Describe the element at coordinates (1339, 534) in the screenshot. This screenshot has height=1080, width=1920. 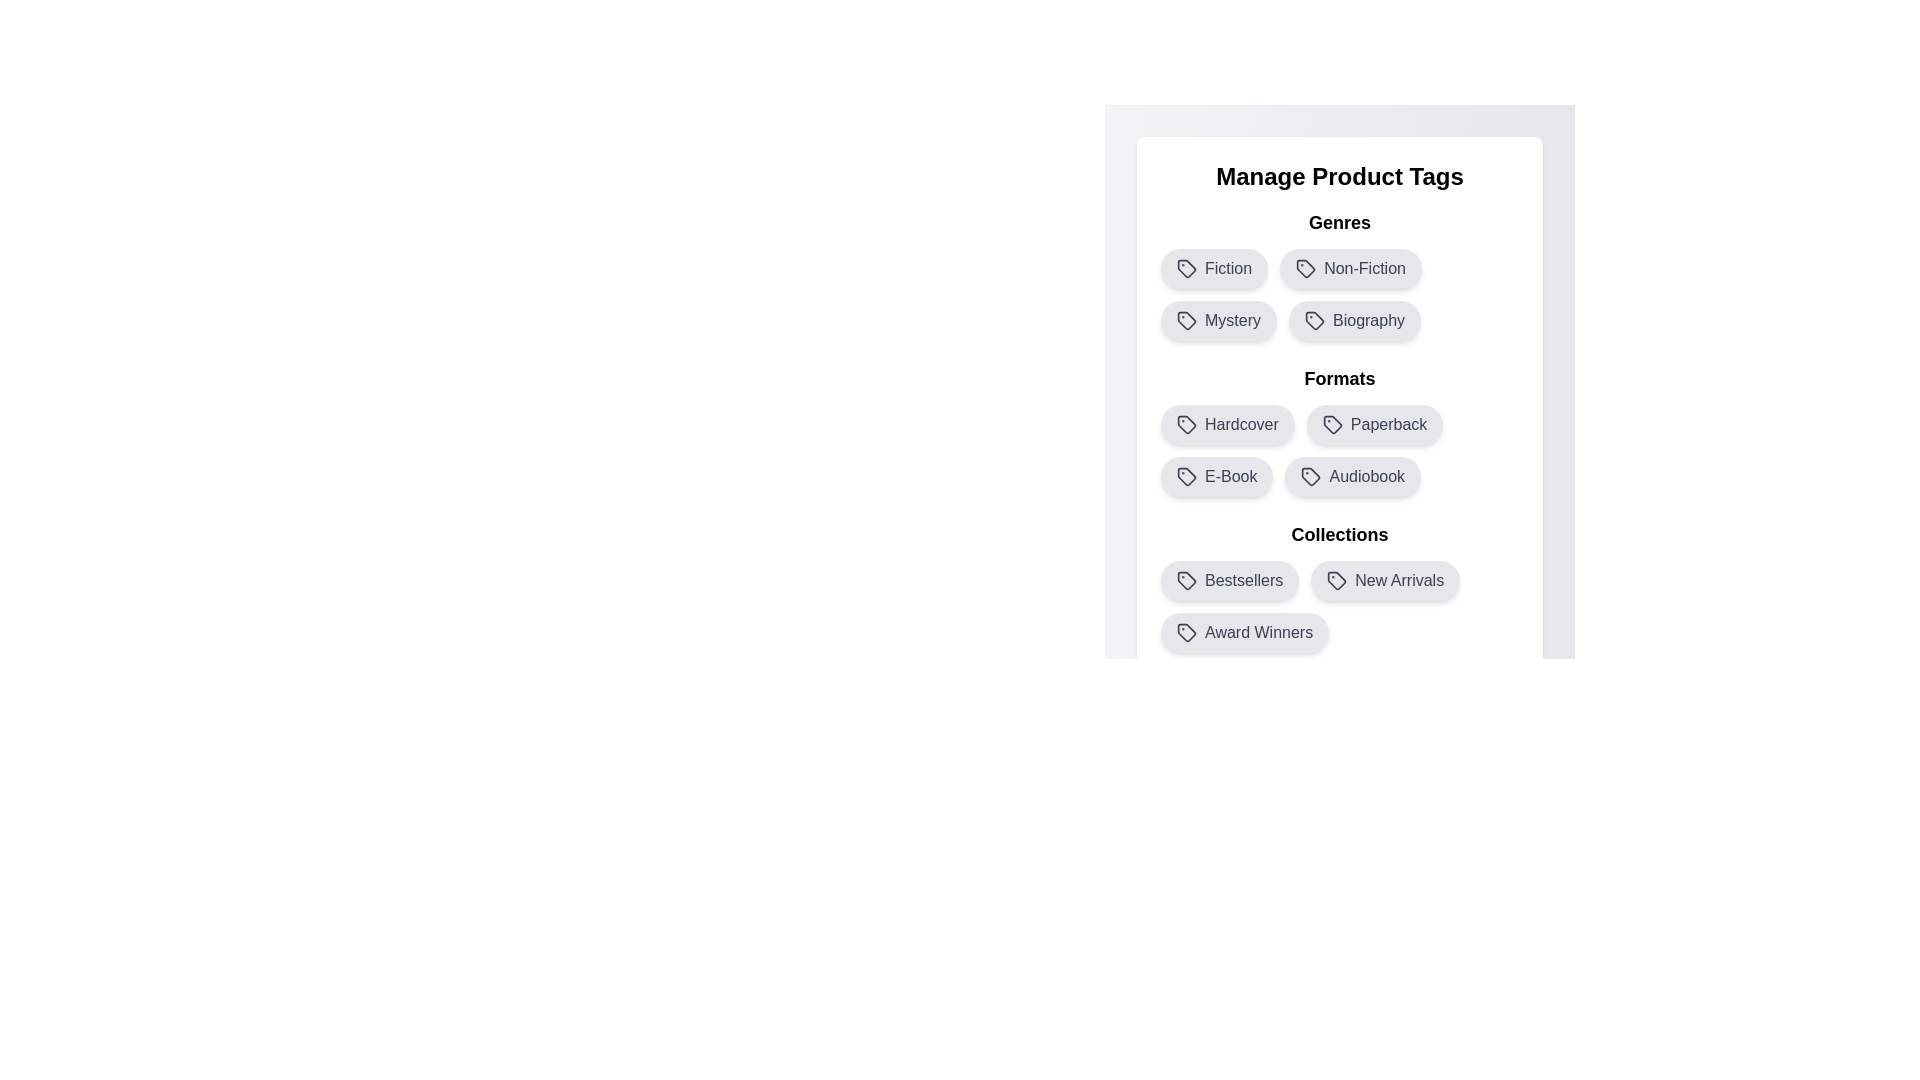
I see `the Text label that serves as a header for product tags related to collections, positioned towards the center of the page, directly below the 'Formats' category` at that location.